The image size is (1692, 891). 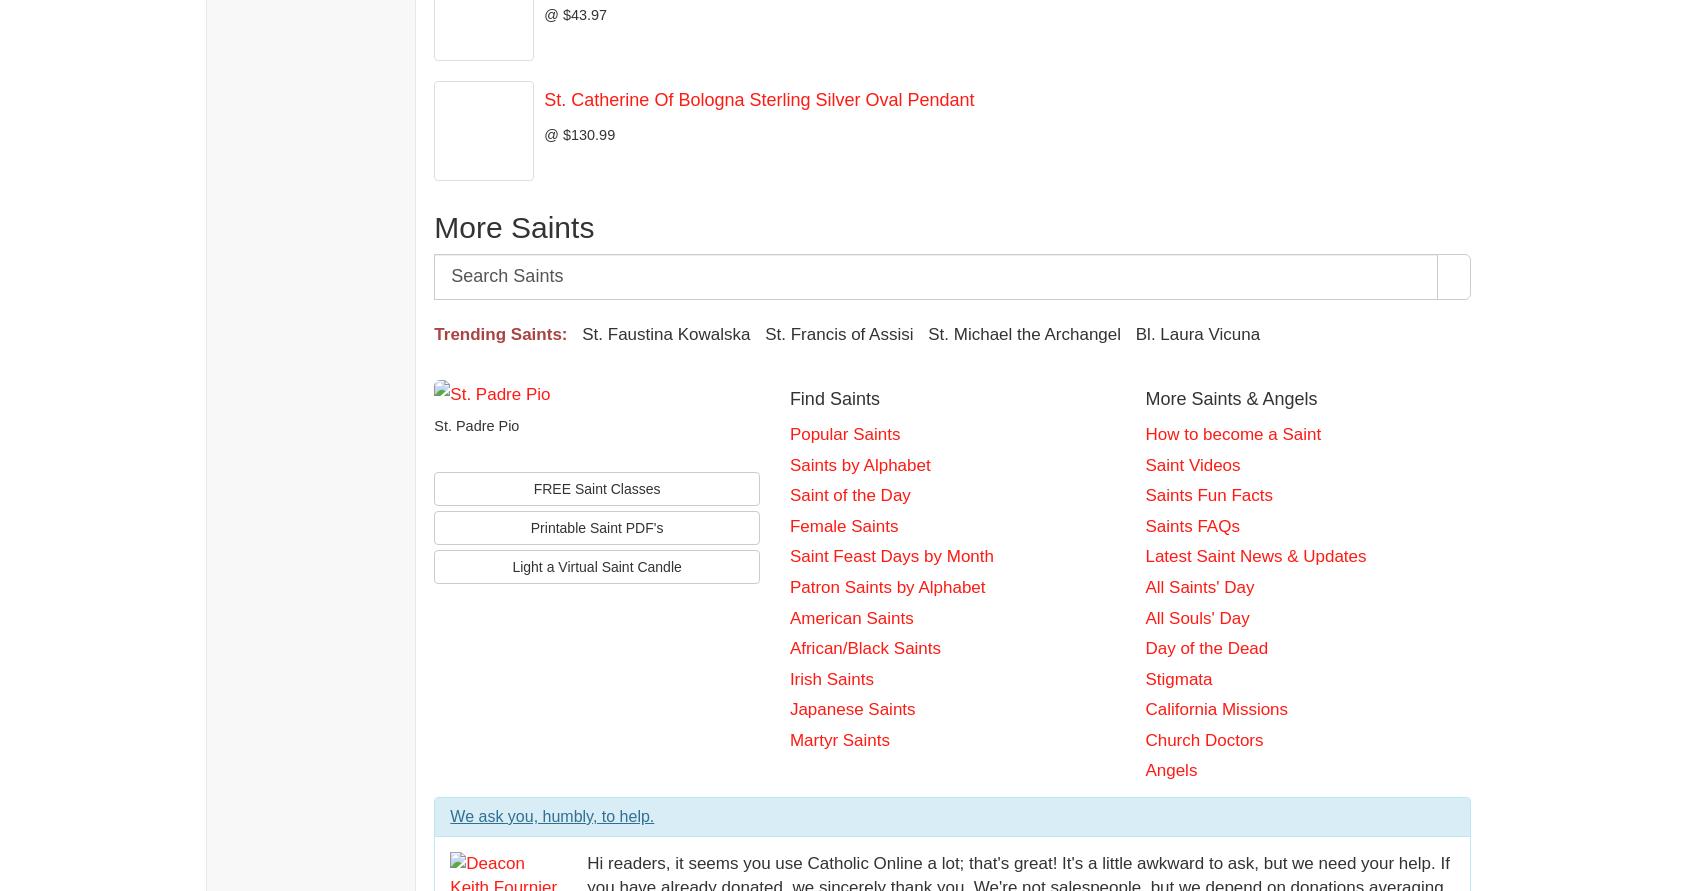 What do you see at coordinates (1204, 739) in the screenshot?
I see `'Church Doctors'` at bounding box center [1204, 739].